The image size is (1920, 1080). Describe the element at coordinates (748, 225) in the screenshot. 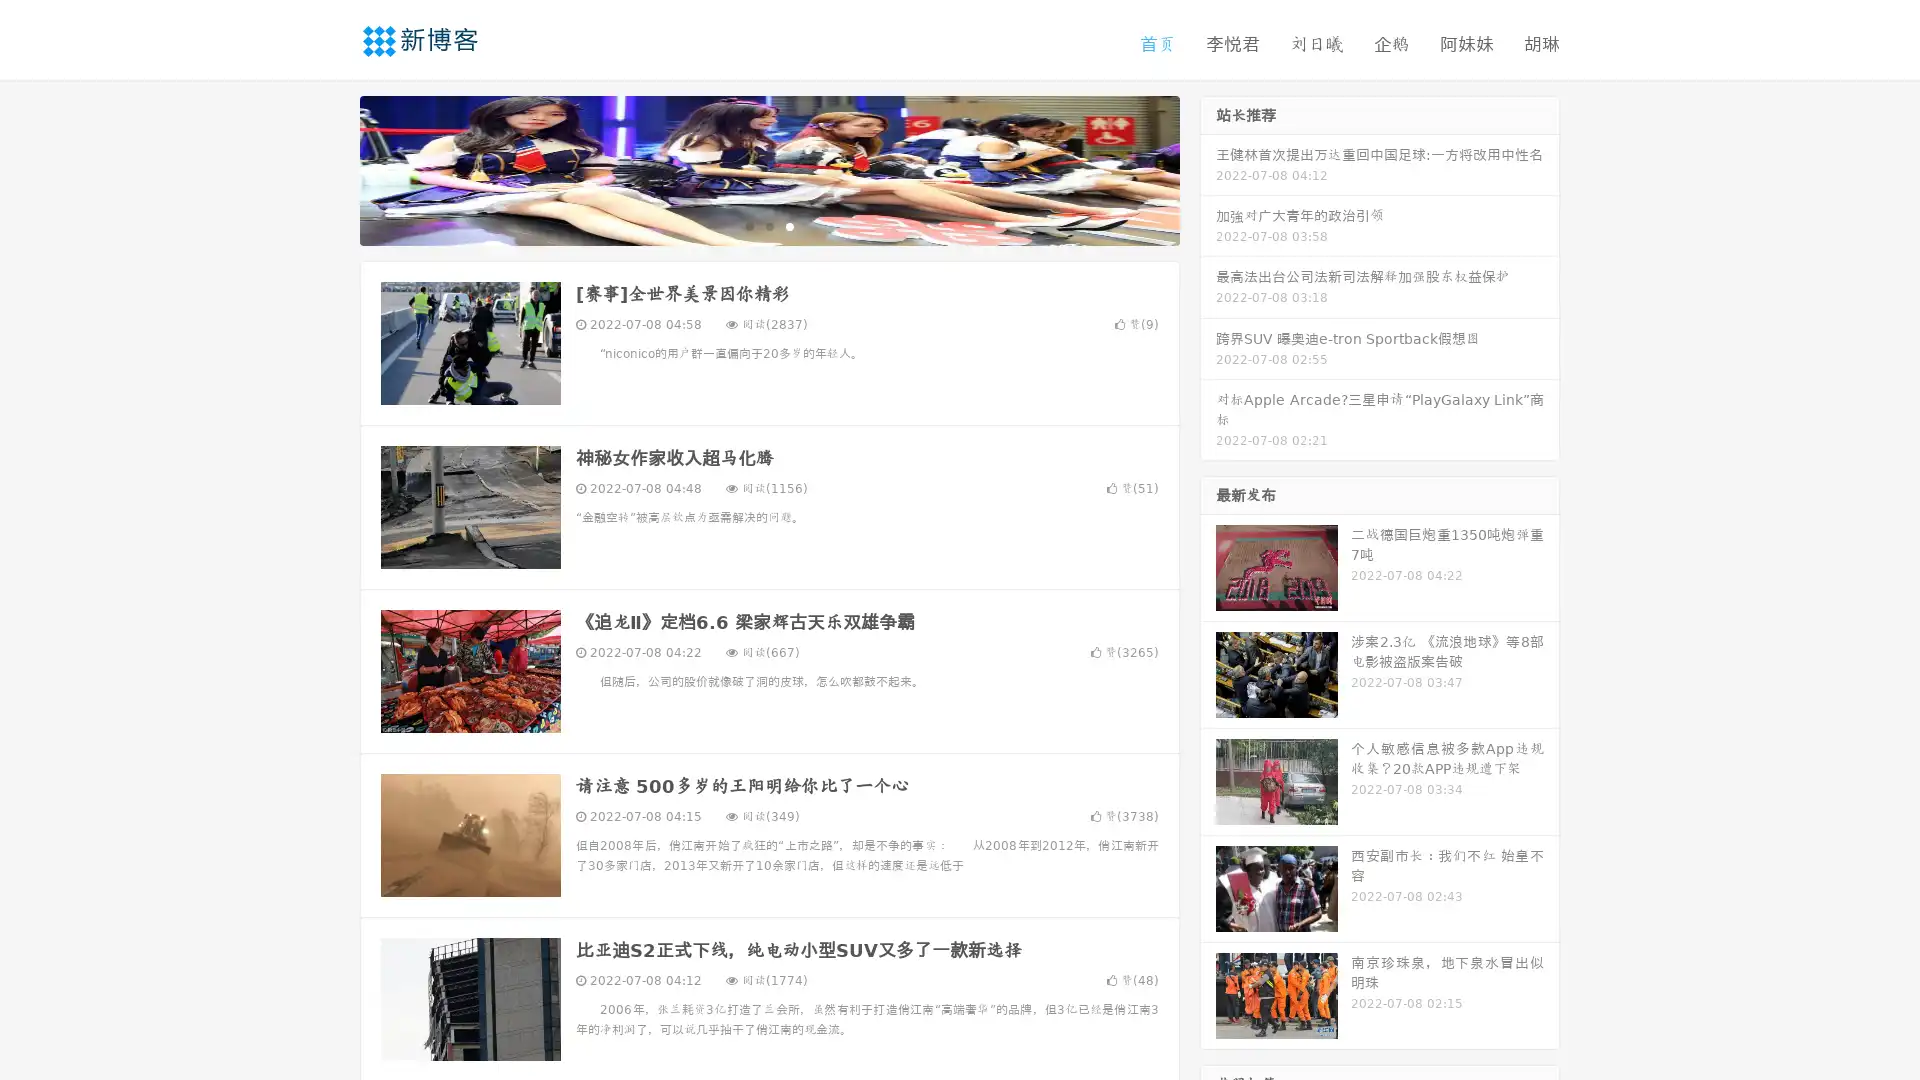

I see `Go to slide 1` at that location.